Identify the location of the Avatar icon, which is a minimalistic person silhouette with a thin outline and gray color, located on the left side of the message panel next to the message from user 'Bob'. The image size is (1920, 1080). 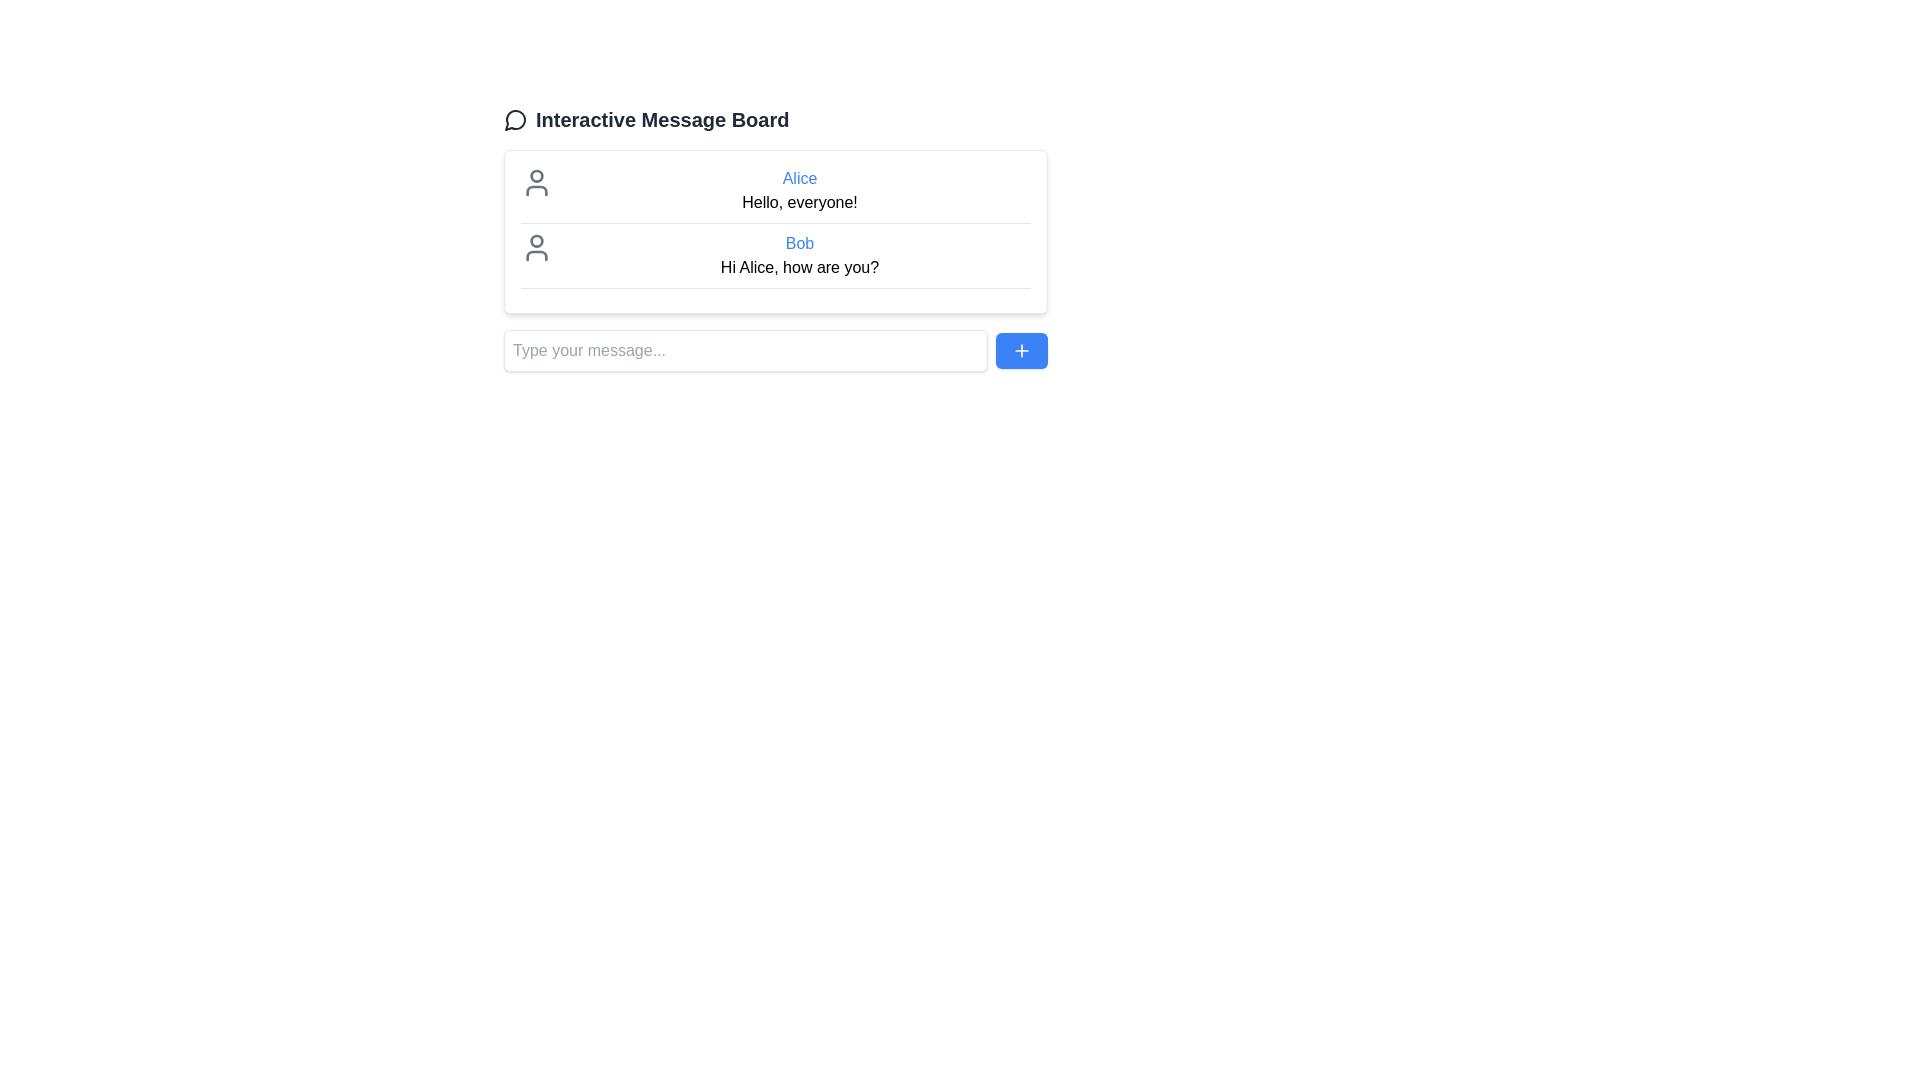
(537, 246).